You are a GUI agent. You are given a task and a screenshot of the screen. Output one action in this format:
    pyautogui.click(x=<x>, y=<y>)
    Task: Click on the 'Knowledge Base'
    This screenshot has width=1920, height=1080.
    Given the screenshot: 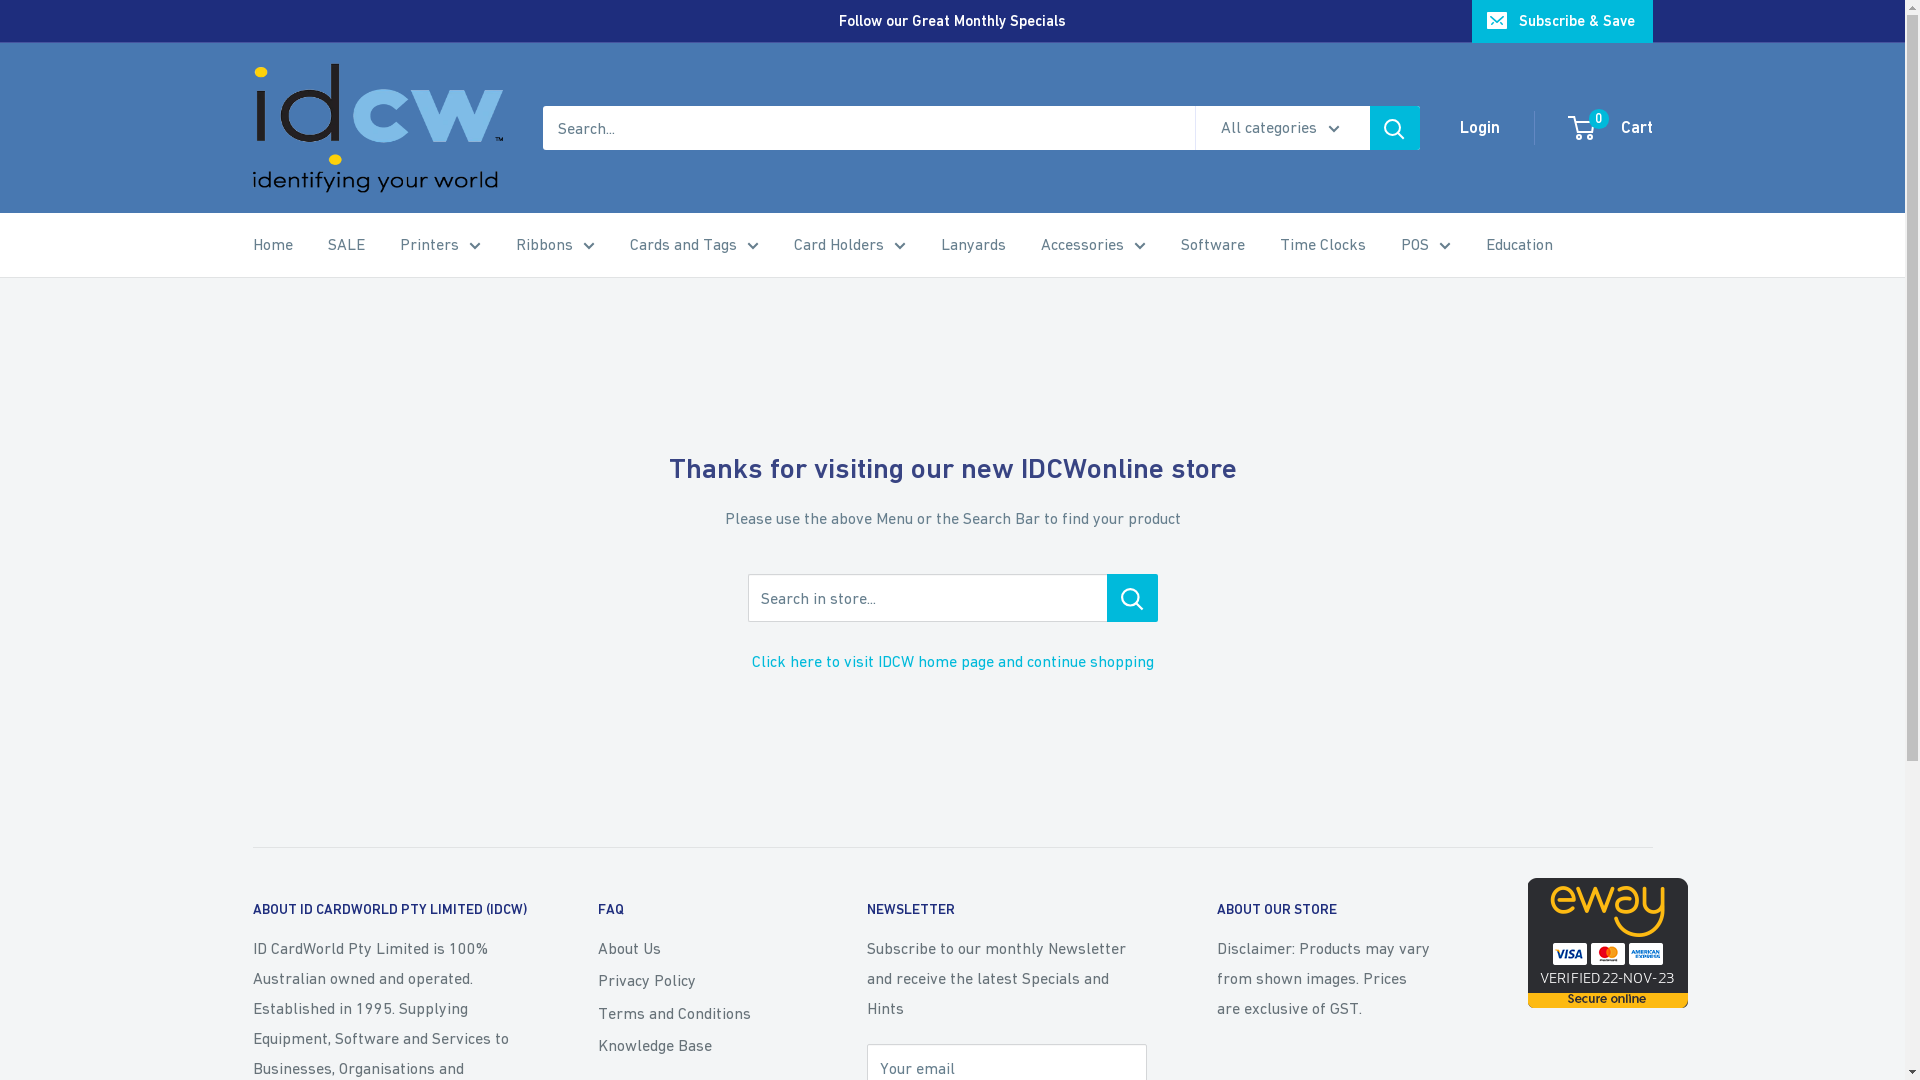 What is the action you would take?
    pyautogui.click(x=697, y=1044)
    